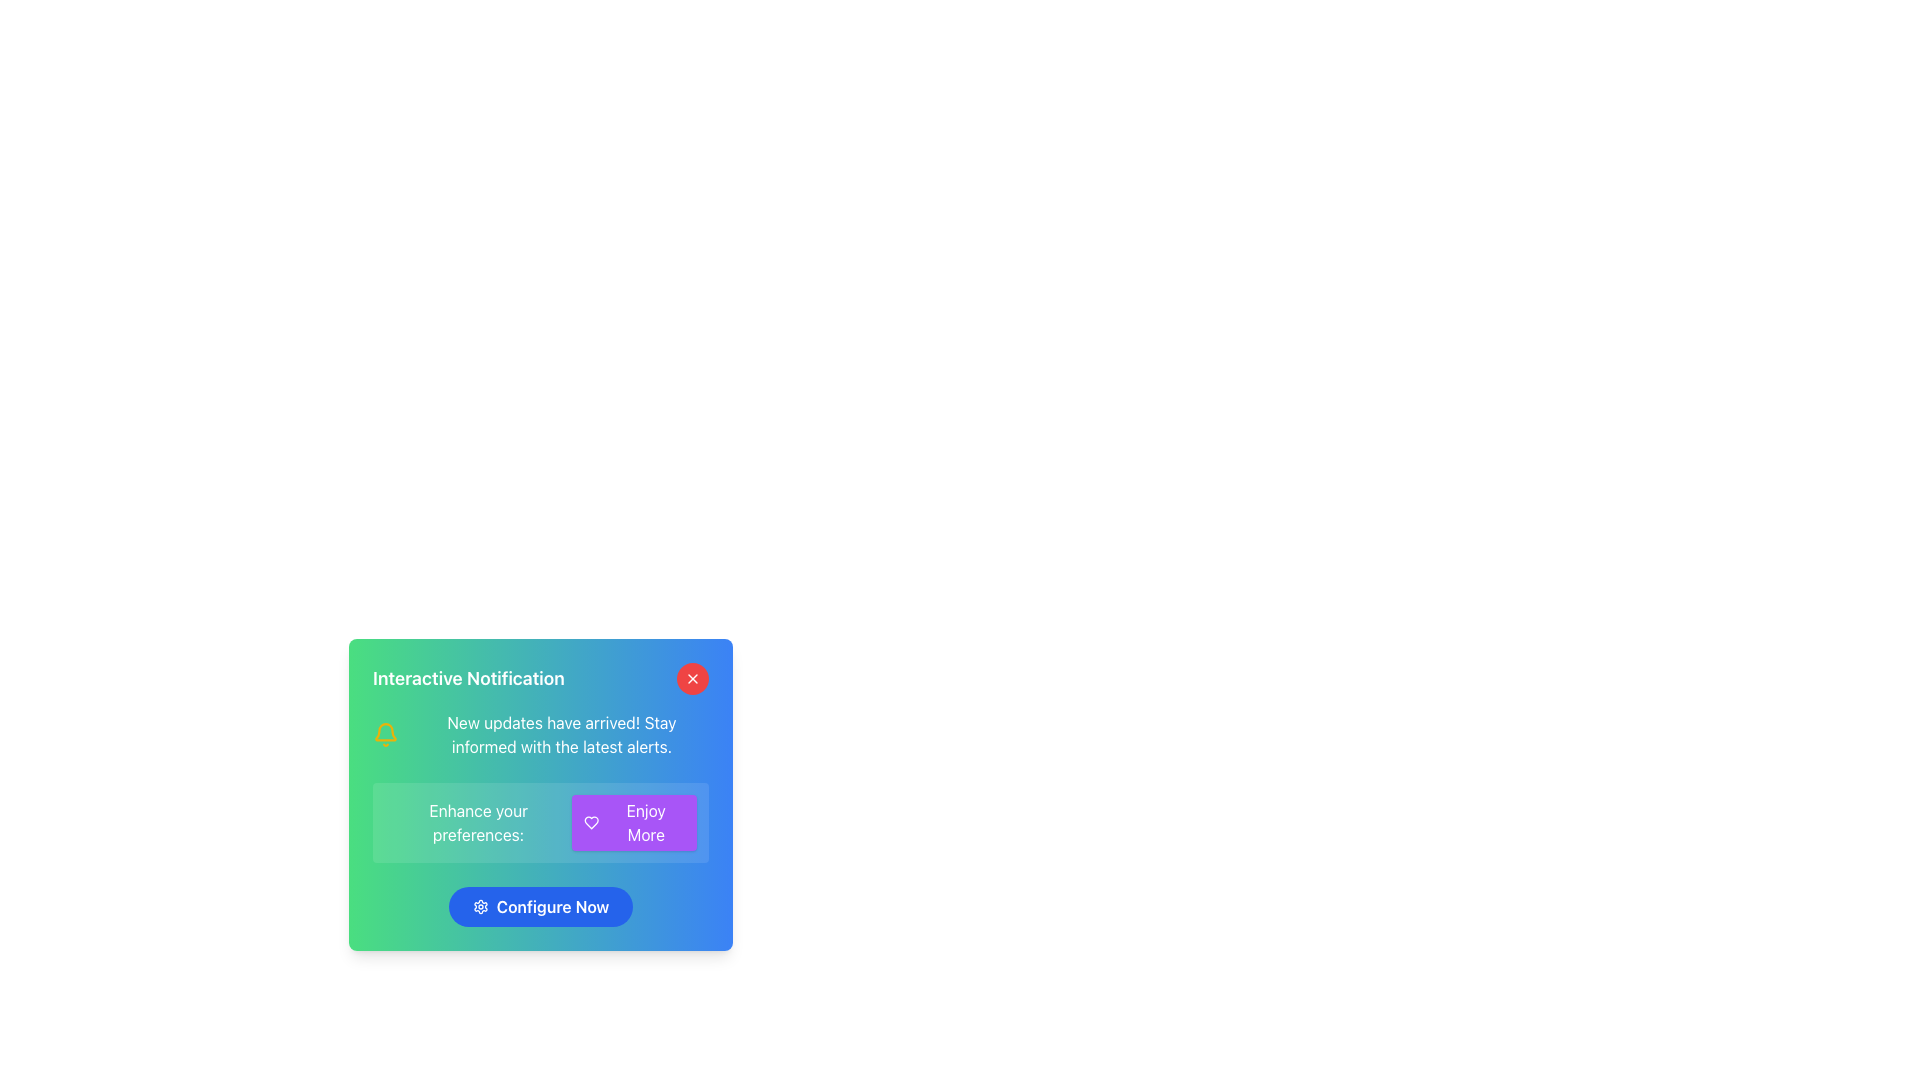 This screenshot has height=1080, width=1920. I want to click on the circular red button with an 'X' symbol in the top-right corner, so click(692, 677).